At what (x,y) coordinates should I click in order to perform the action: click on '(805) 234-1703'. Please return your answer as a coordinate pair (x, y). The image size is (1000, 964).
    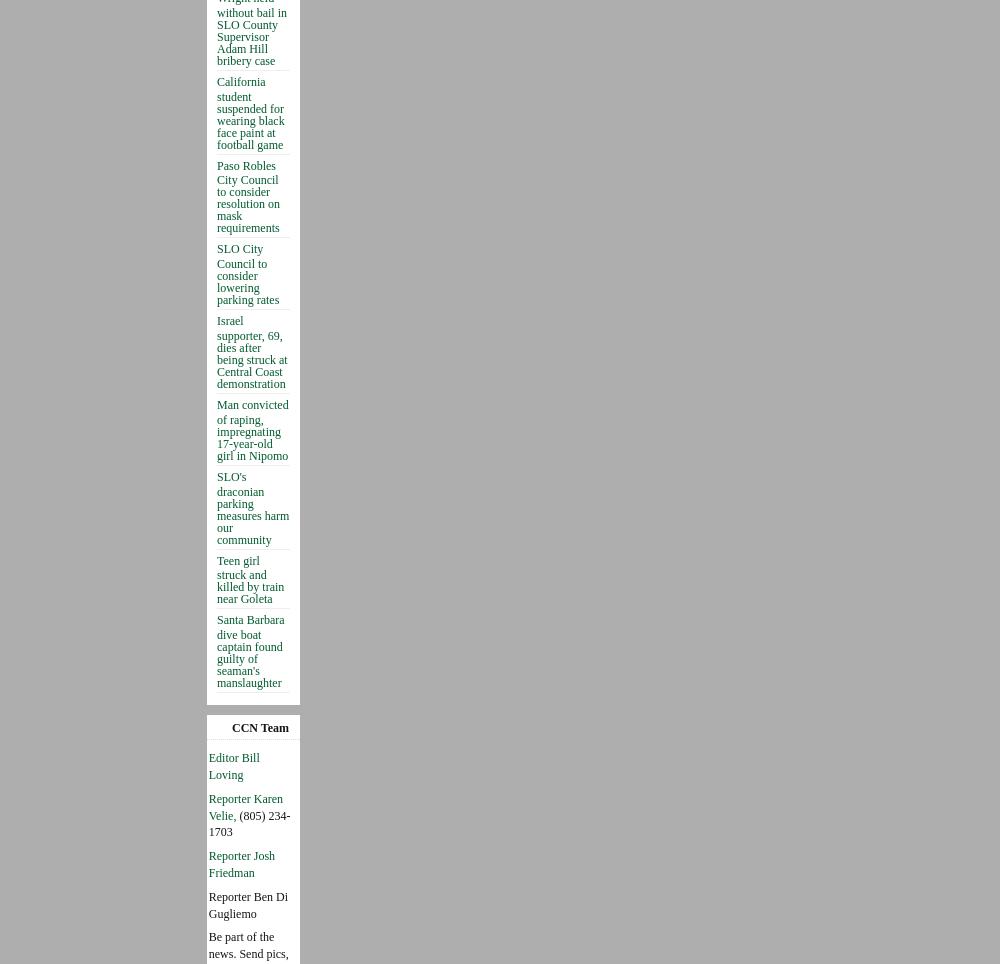
    Looking at the image, I should click on (207, 822).